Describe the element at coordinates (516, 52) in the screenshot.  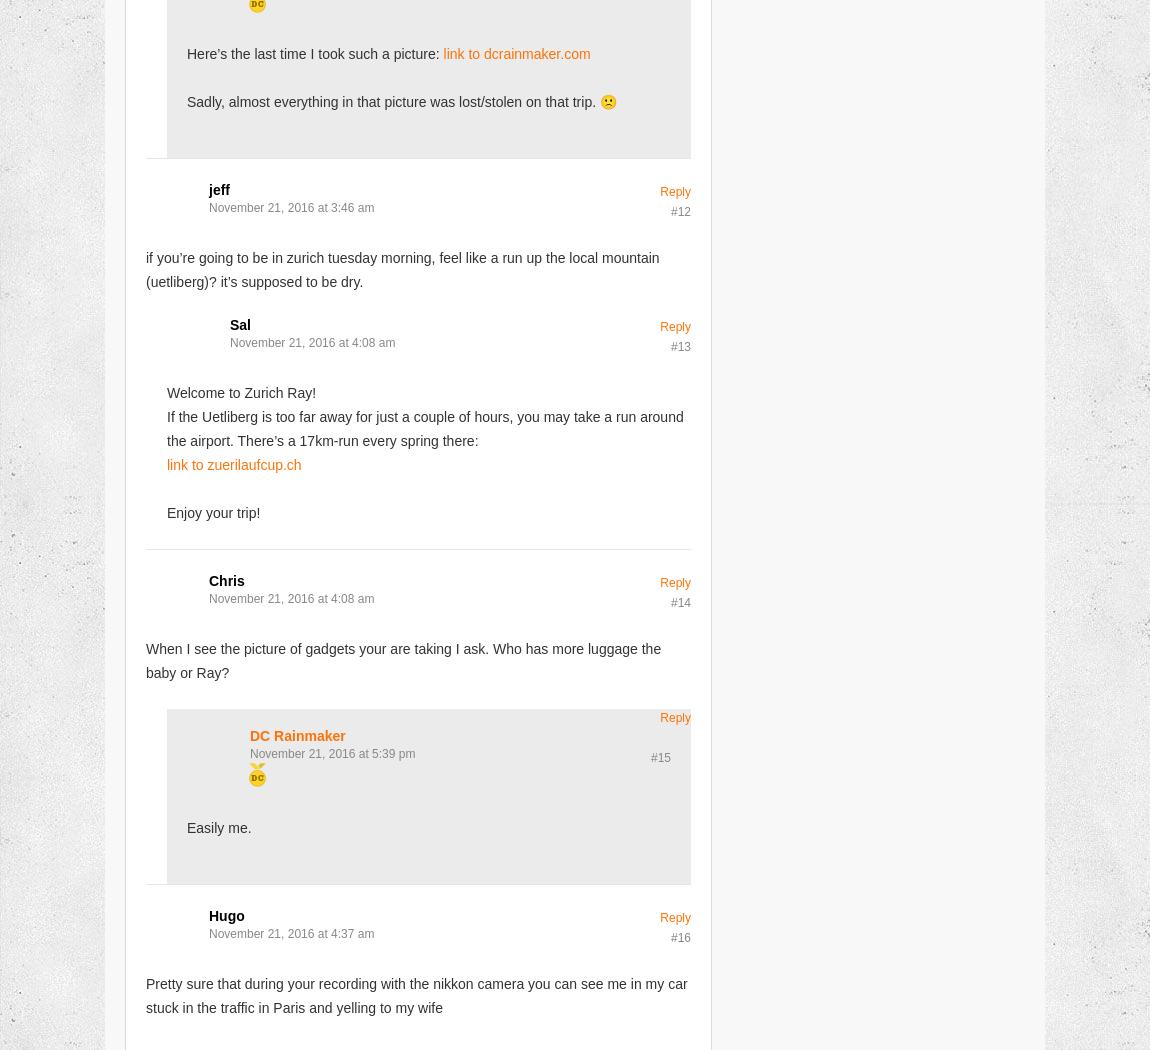
I see `'link to dcrainmaker.com'` at that location.